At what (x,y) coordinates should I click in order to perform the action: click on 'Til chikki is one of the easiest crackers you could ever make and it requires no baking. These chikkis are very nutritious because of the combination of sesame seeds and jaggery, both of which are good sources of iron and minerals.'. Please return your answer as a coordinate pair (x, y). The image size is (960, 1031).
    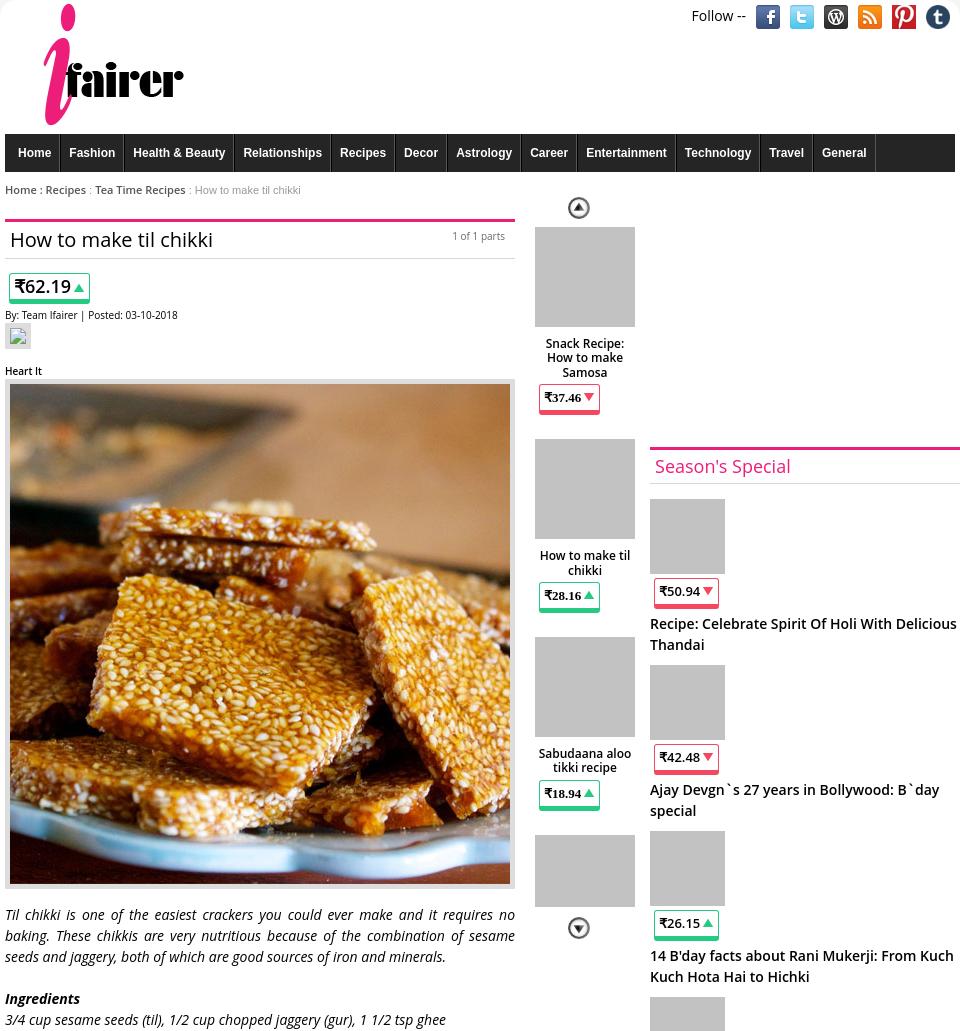
    Looking at the image, I should click on (258, 933).